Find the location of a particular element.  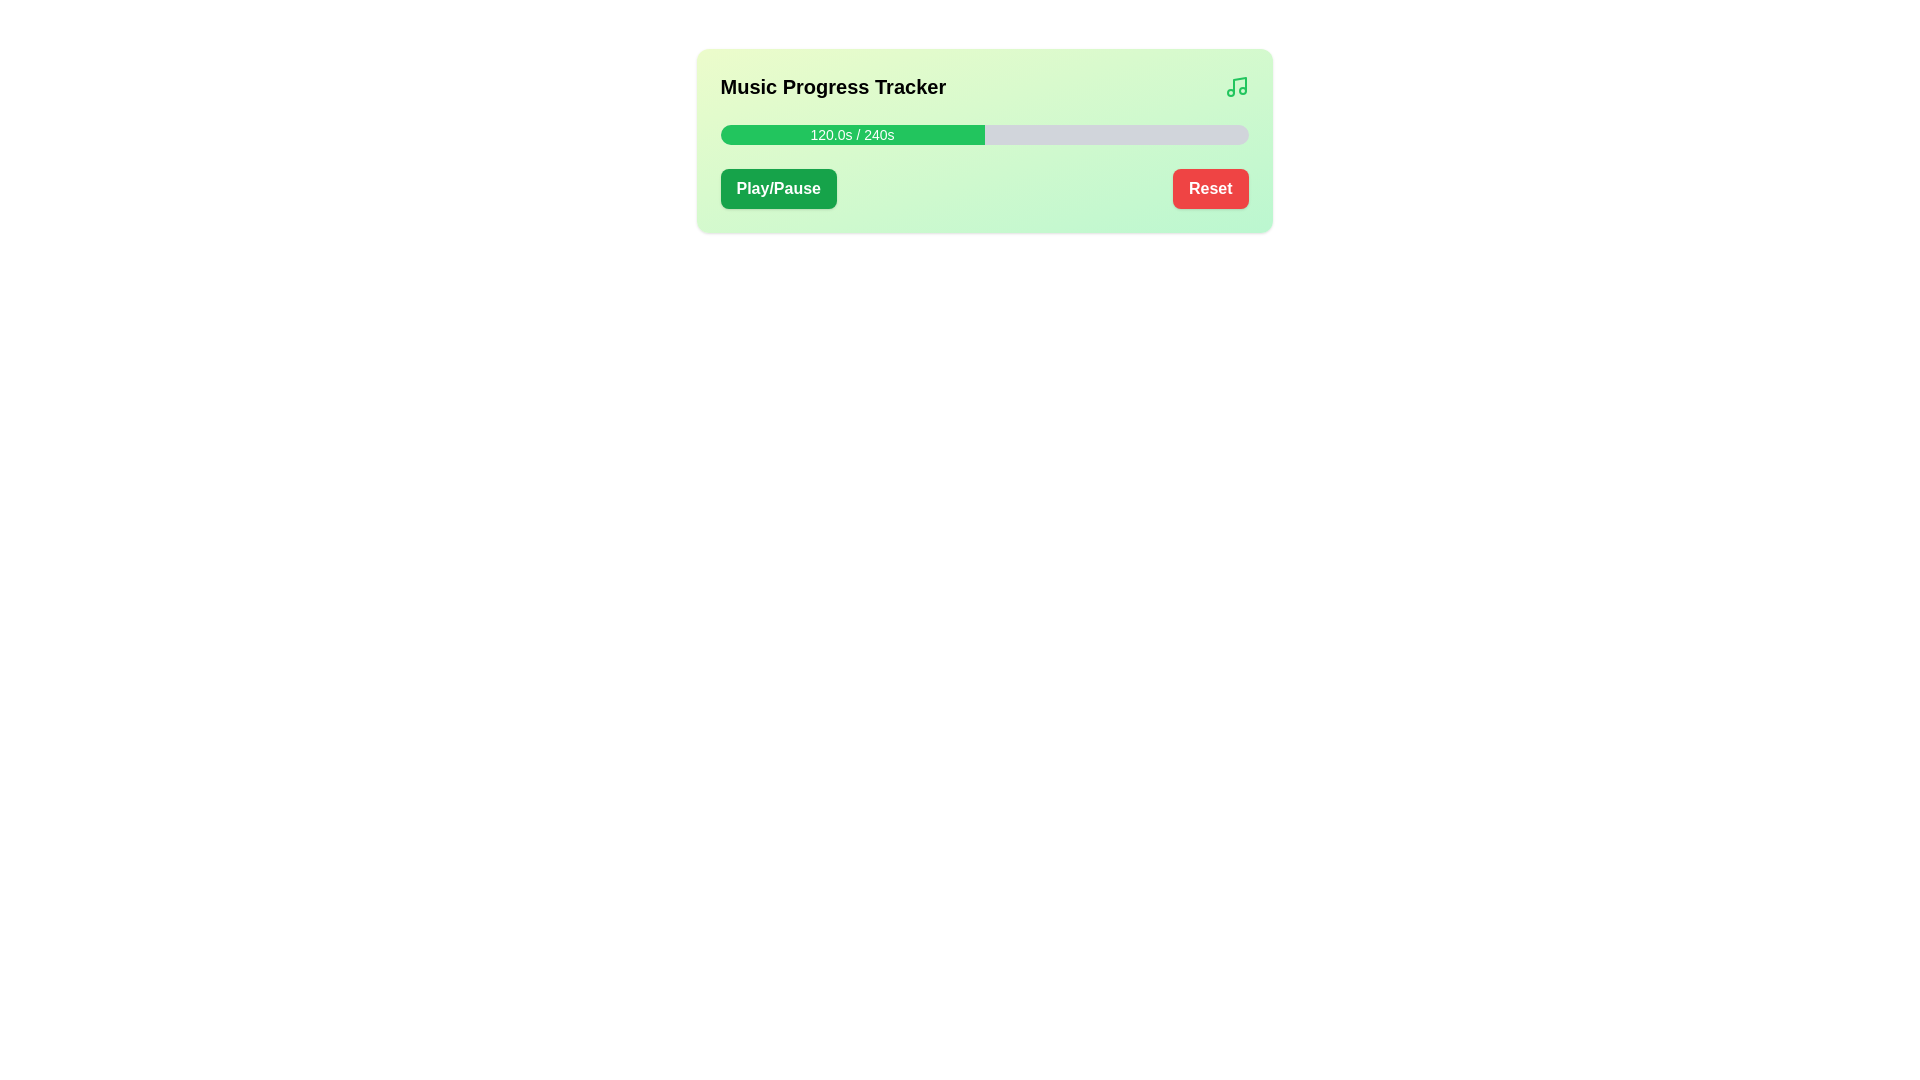

the progress bar that is visually represented with rounded ends, filled halfway with green on the left side and gray on the right, located between the title 'Music Progress Tracker' and the buttons 'Play/Pause' and 'Reset' is located at coordinates (984, 135).